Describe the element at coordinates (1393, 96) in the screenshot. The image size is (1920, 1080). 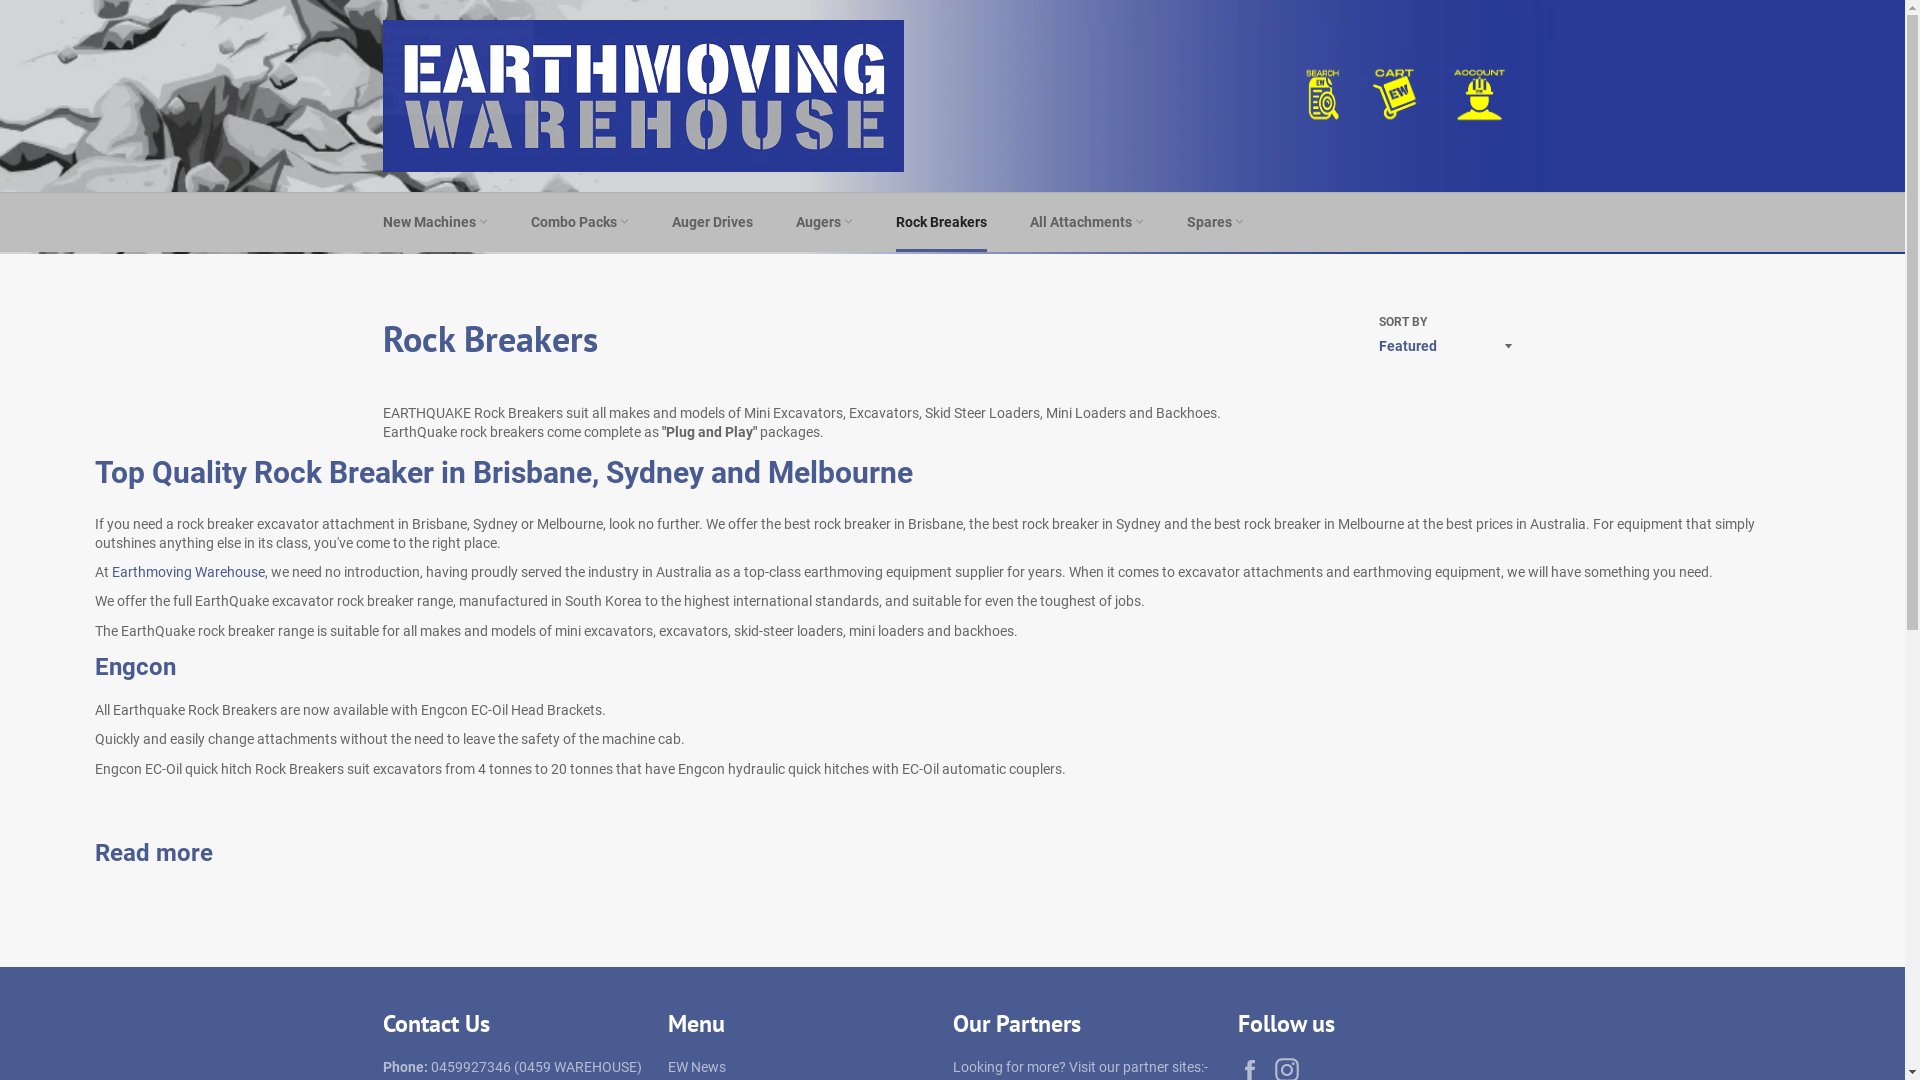
I see `'Cart'` at that location.